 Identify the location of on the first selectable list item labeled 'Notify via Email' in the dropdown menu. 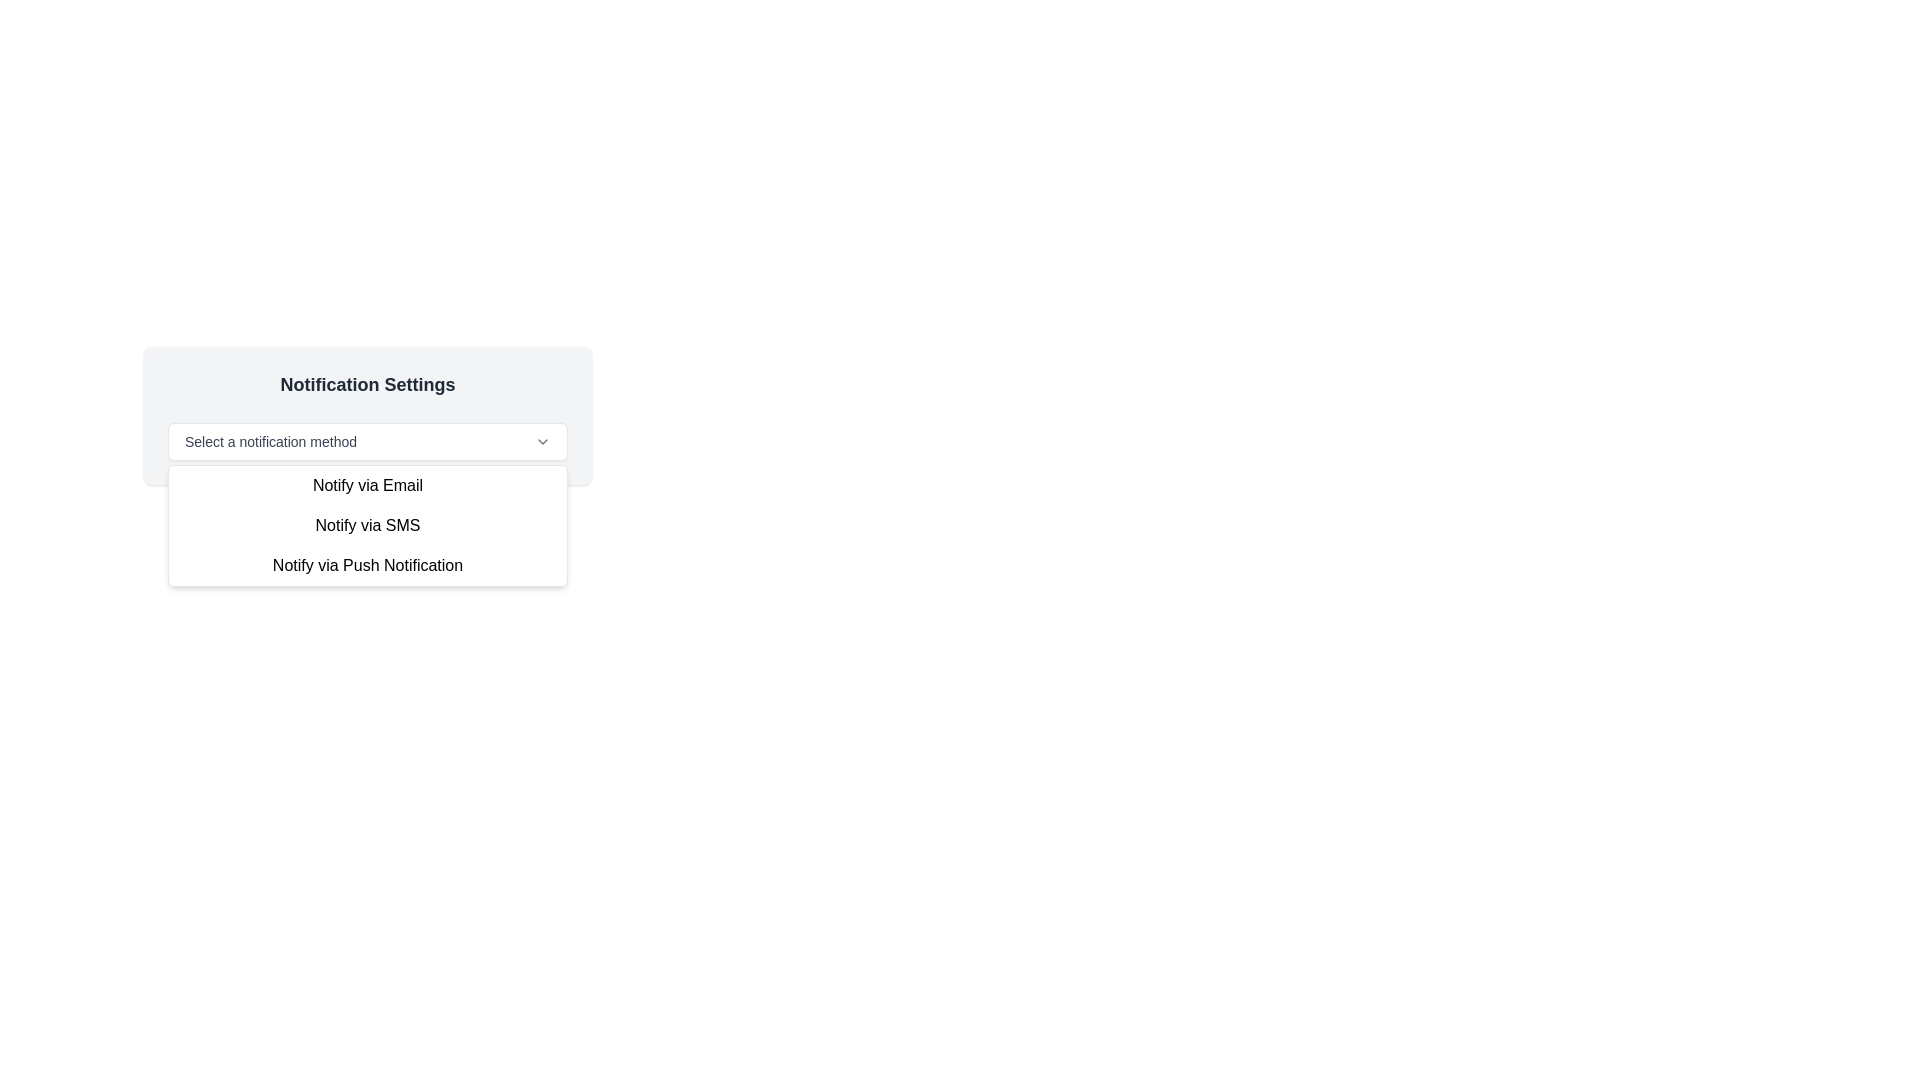
(368, 486).